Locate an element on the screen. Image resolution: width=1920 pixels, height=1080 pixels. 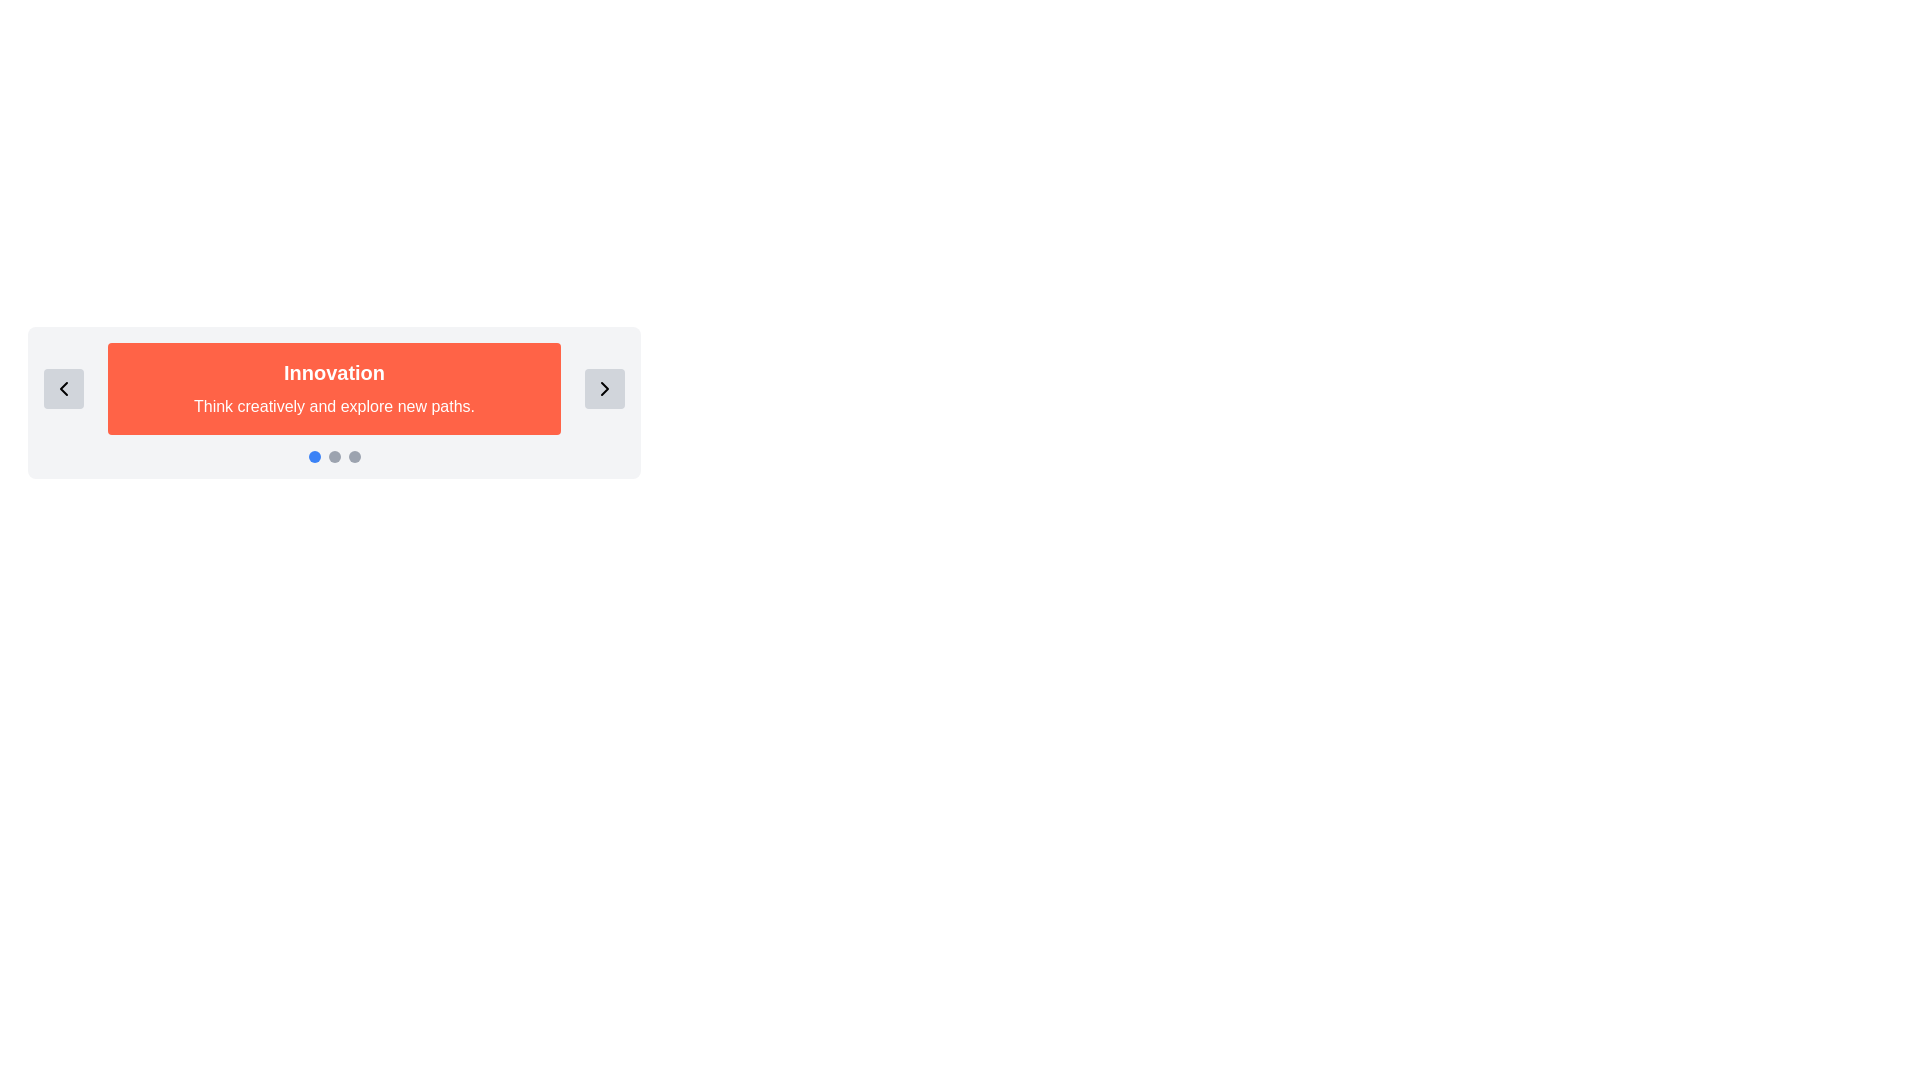
the middle circular navigation indicator located below the 'Innovation' card in a group of three similar icons is located at coordinates (334, 456).